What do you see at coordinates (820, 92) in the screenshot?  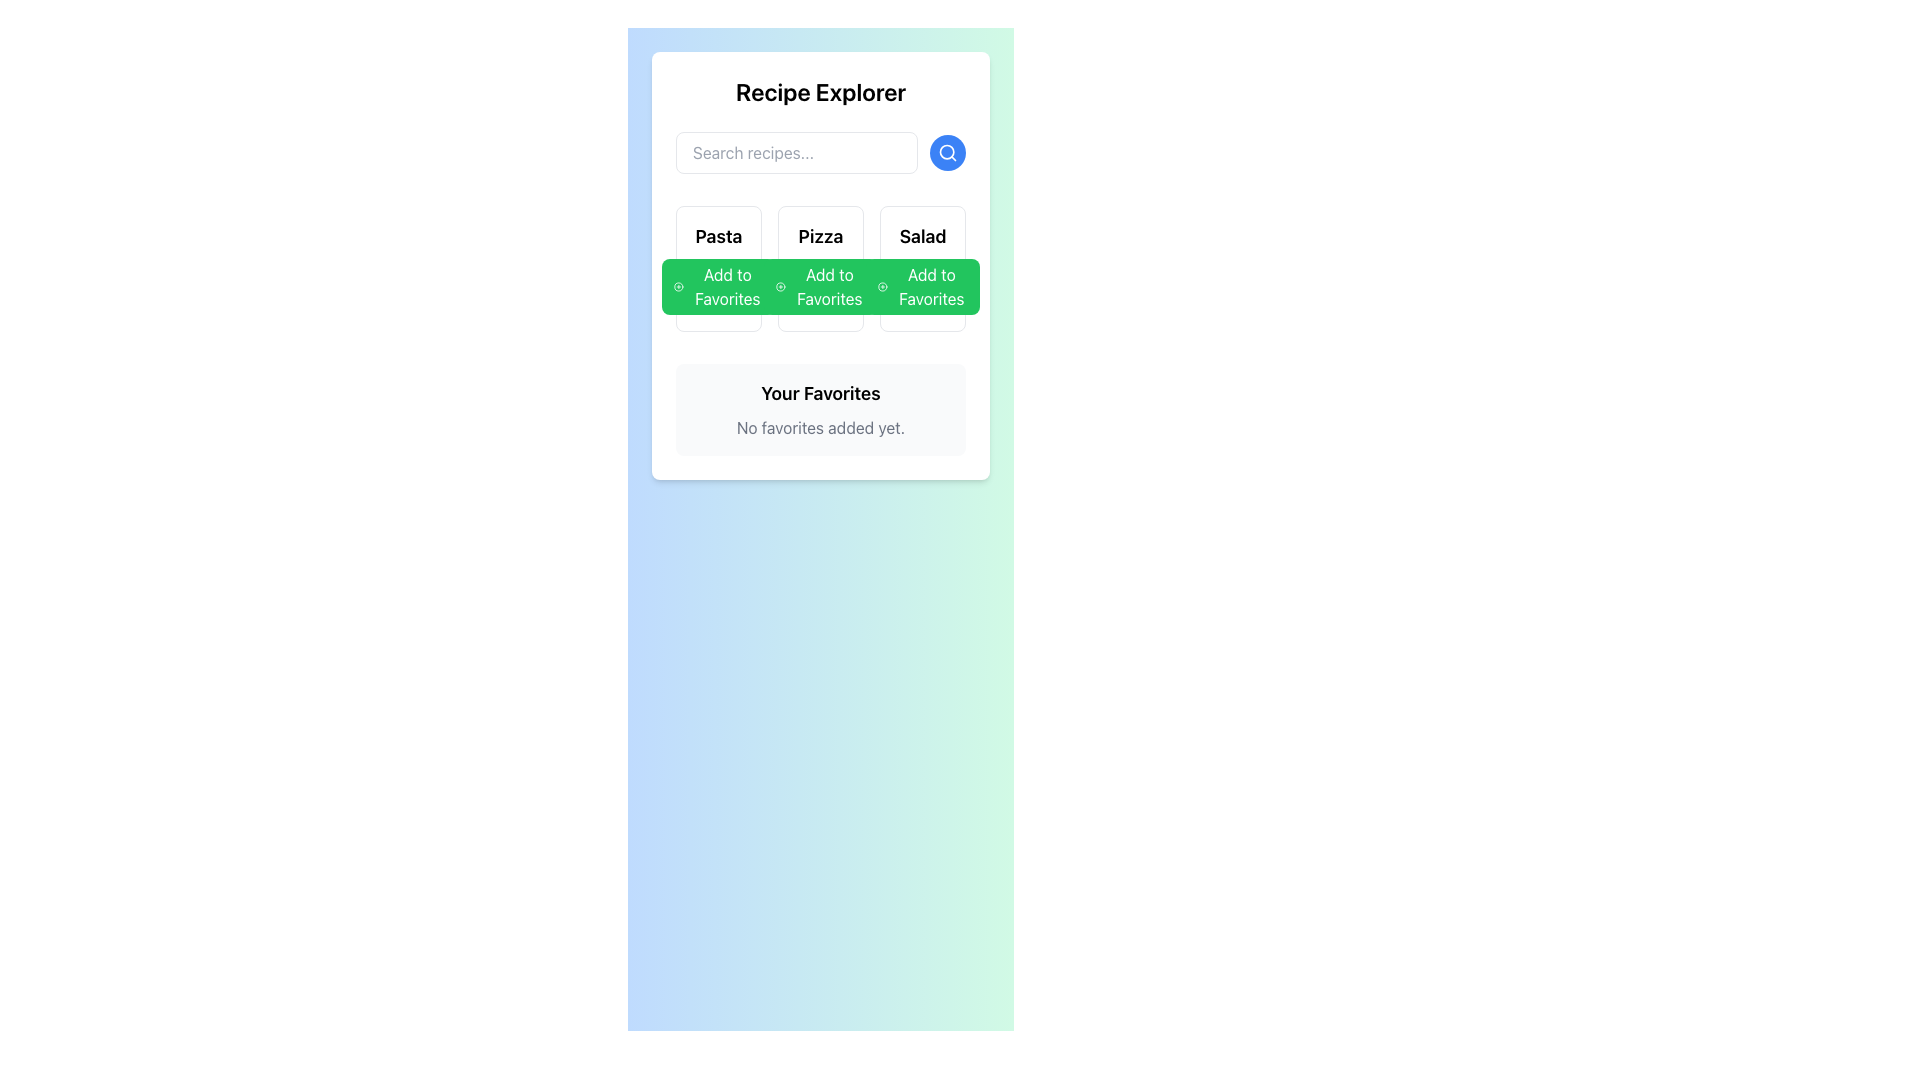 I see `the static text label displaying 'Recipe Explorer', which is styled with a significant font size and bold weight, located at the top of the card-like component` at bounding box center [820, 92].